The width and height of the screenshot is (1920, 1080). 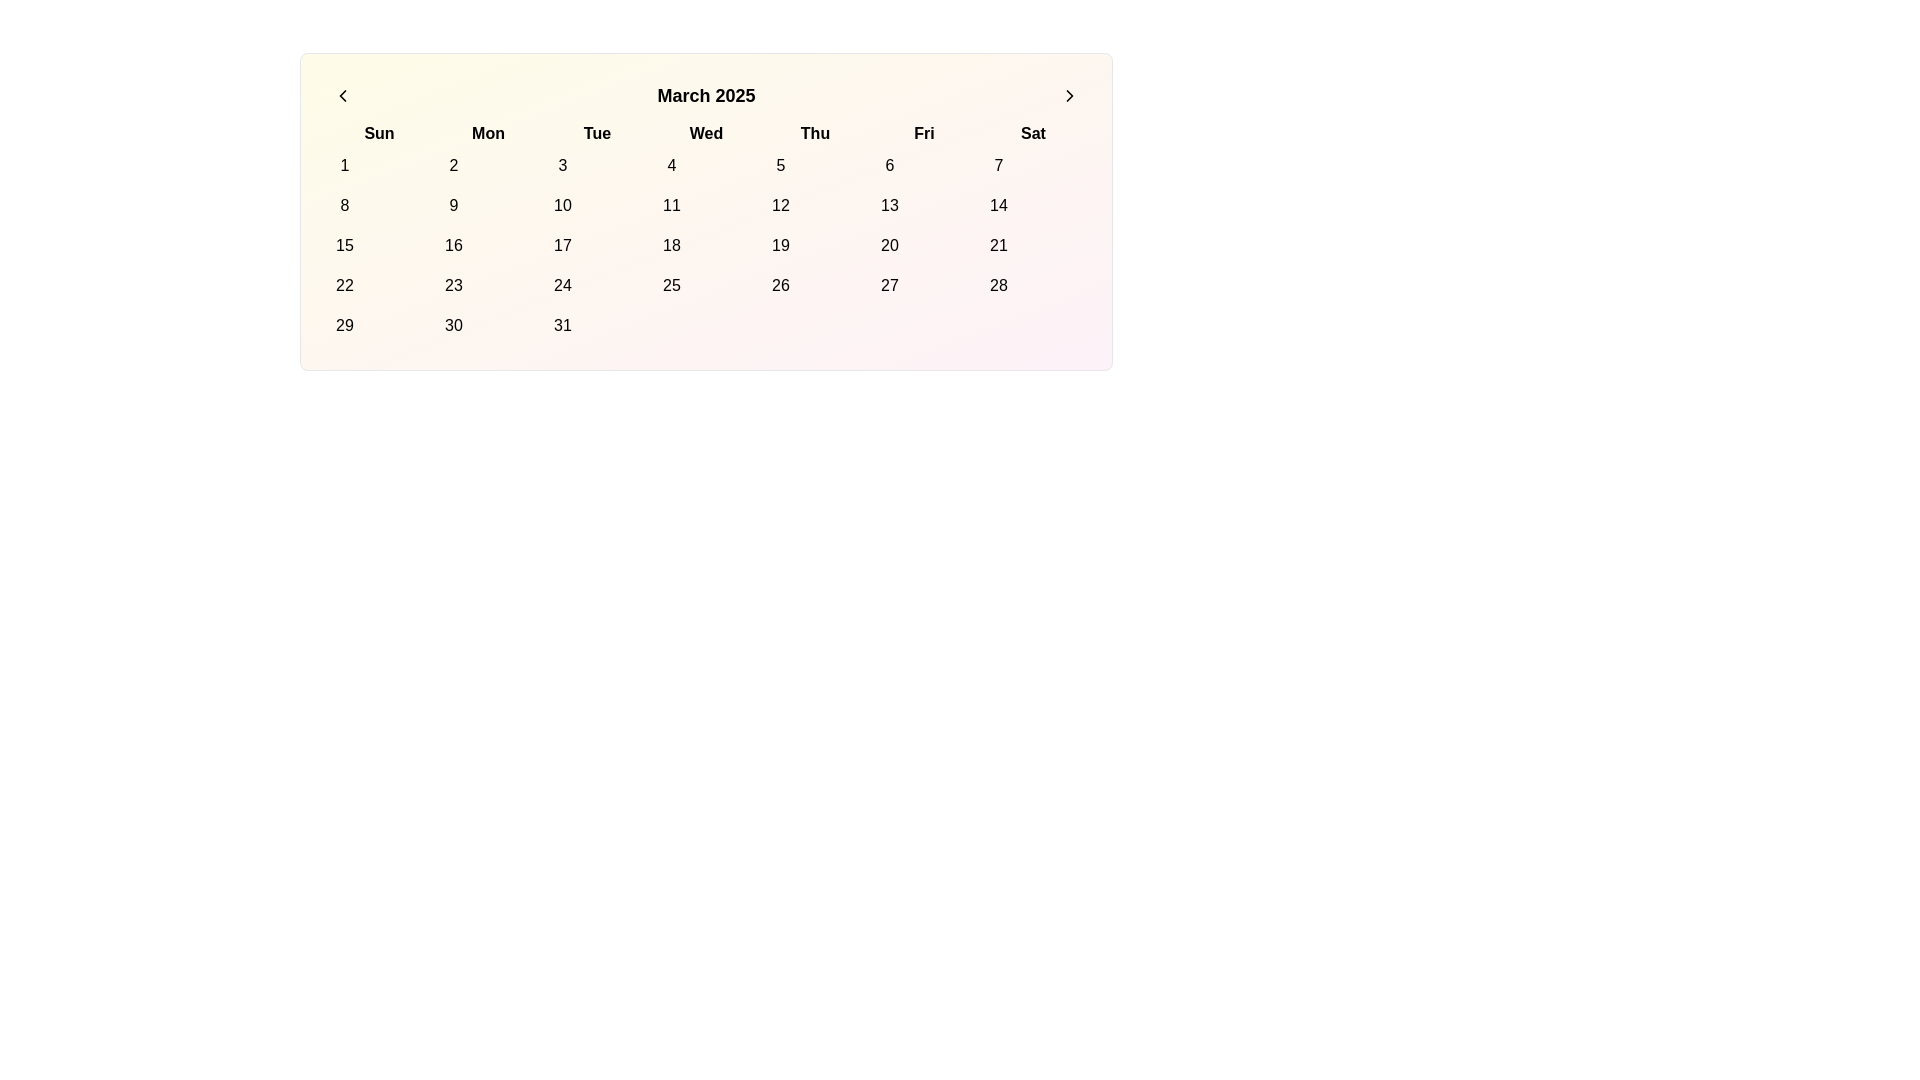 What do you see at coordinates (342, 96) in the screenshot?
I see `the circular button with a leftward chevron that changes to a yellow hue on hover, located to the left of the 'March 2025' title in the calendar navigation` at bounding box center [342, 96].